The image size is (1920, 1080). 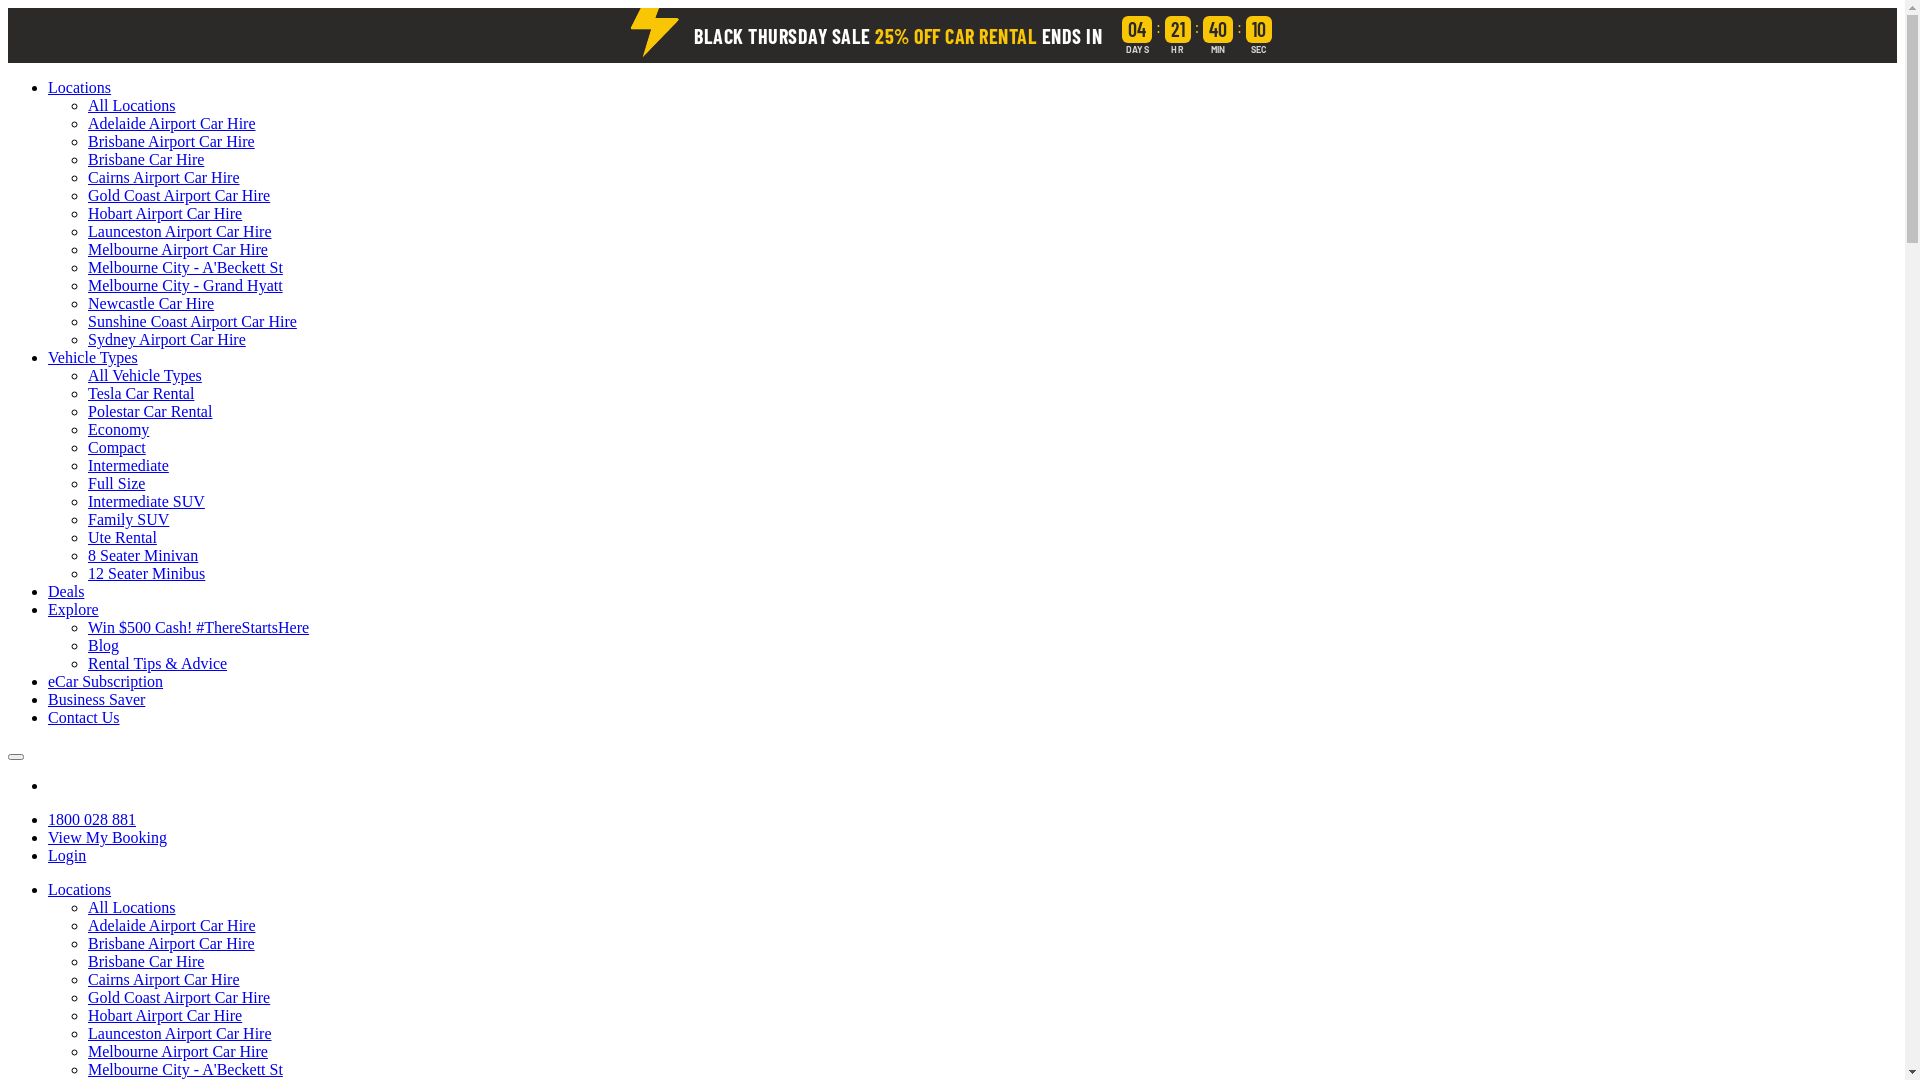 What do you see at coordinates (117, 428) in the screenshot?
I see `'Economy'` at bounding box center [117, 428].